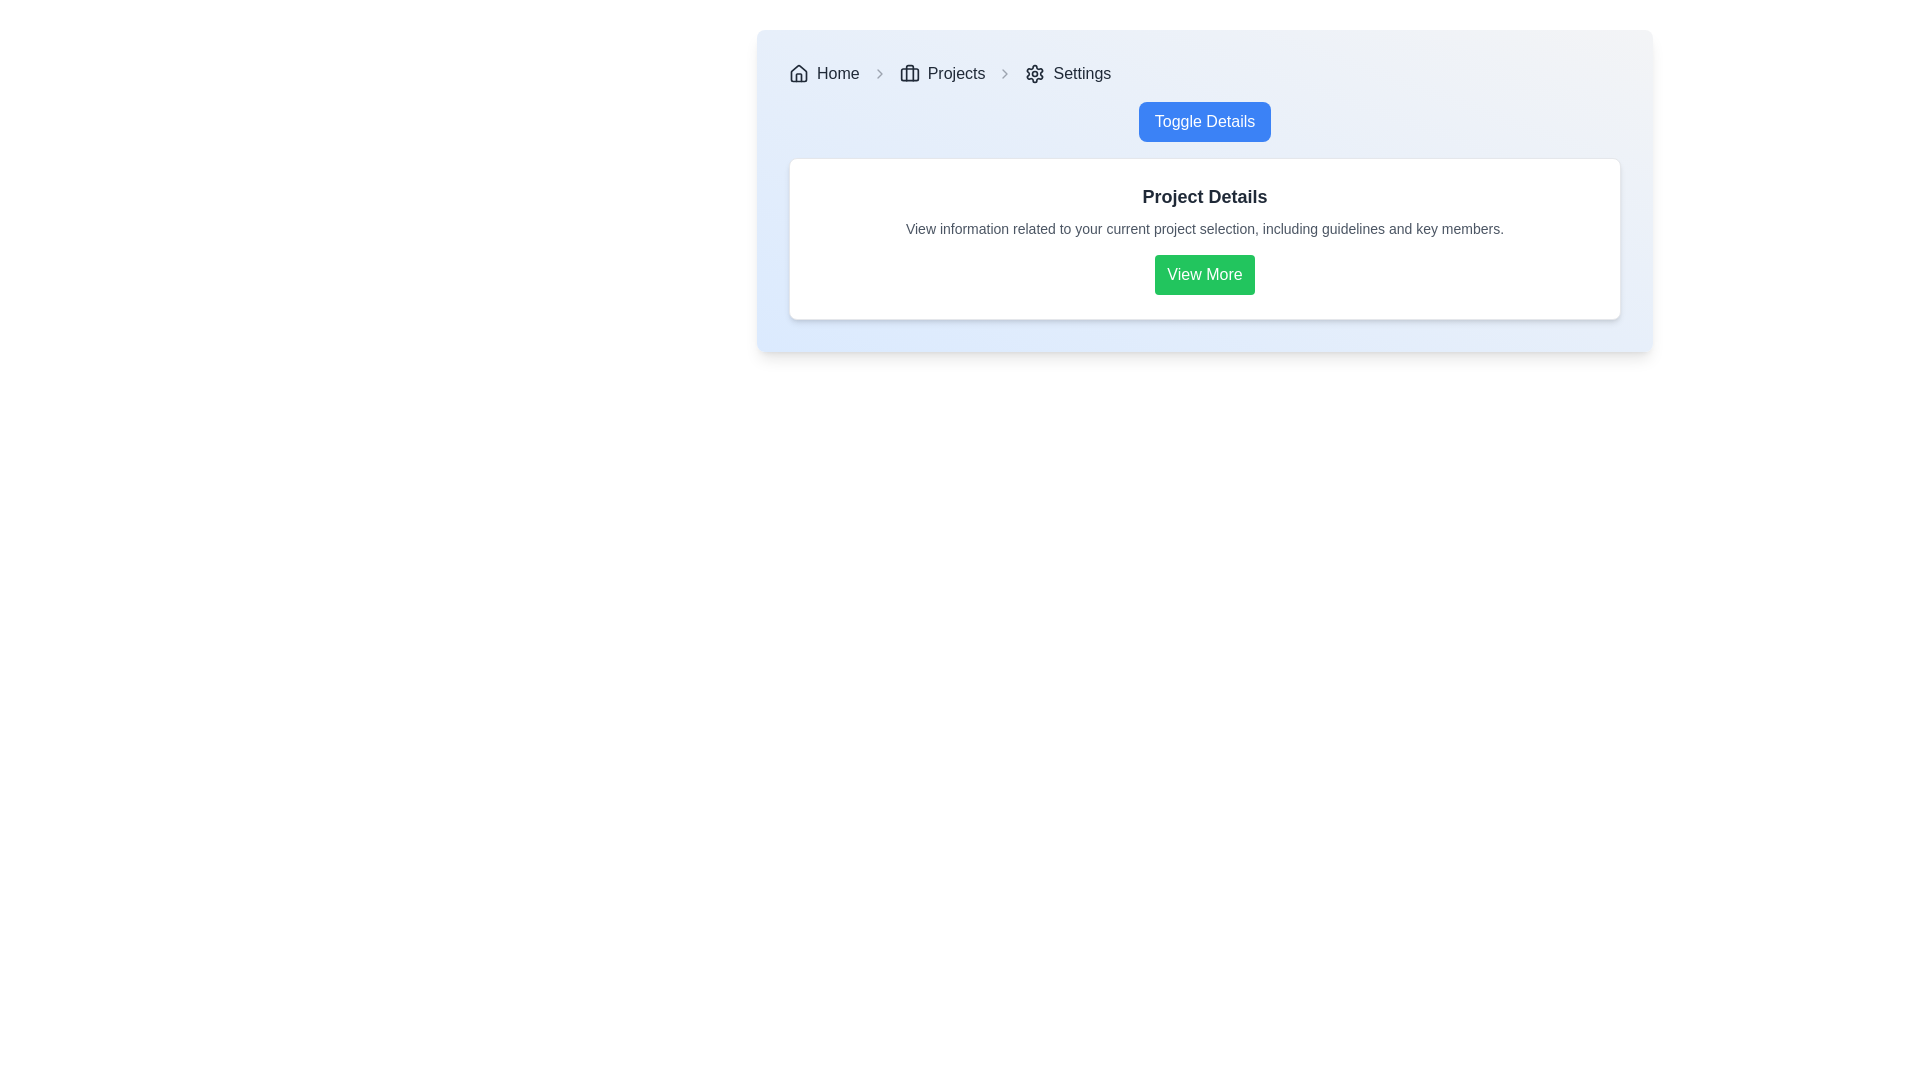 Image resolution: width=1920 pixels, height=1080 pixels. Describe the element at coordinates (1203, 238) in the screenshot. I see `the 'View More' button in the Project Details card to focus it for interaction` at that location.